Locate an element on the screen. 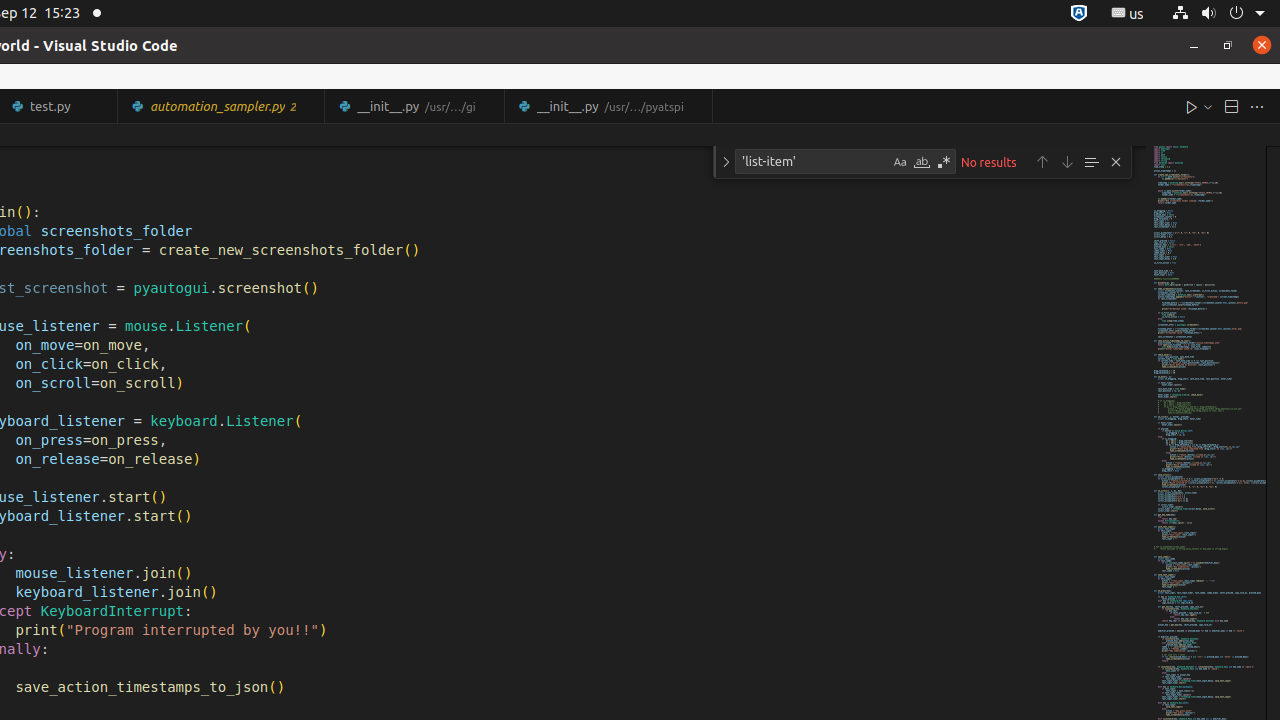 This screenshot has width=1280, height=720. 'More Actions...' is located at coordinates (1255, 106).